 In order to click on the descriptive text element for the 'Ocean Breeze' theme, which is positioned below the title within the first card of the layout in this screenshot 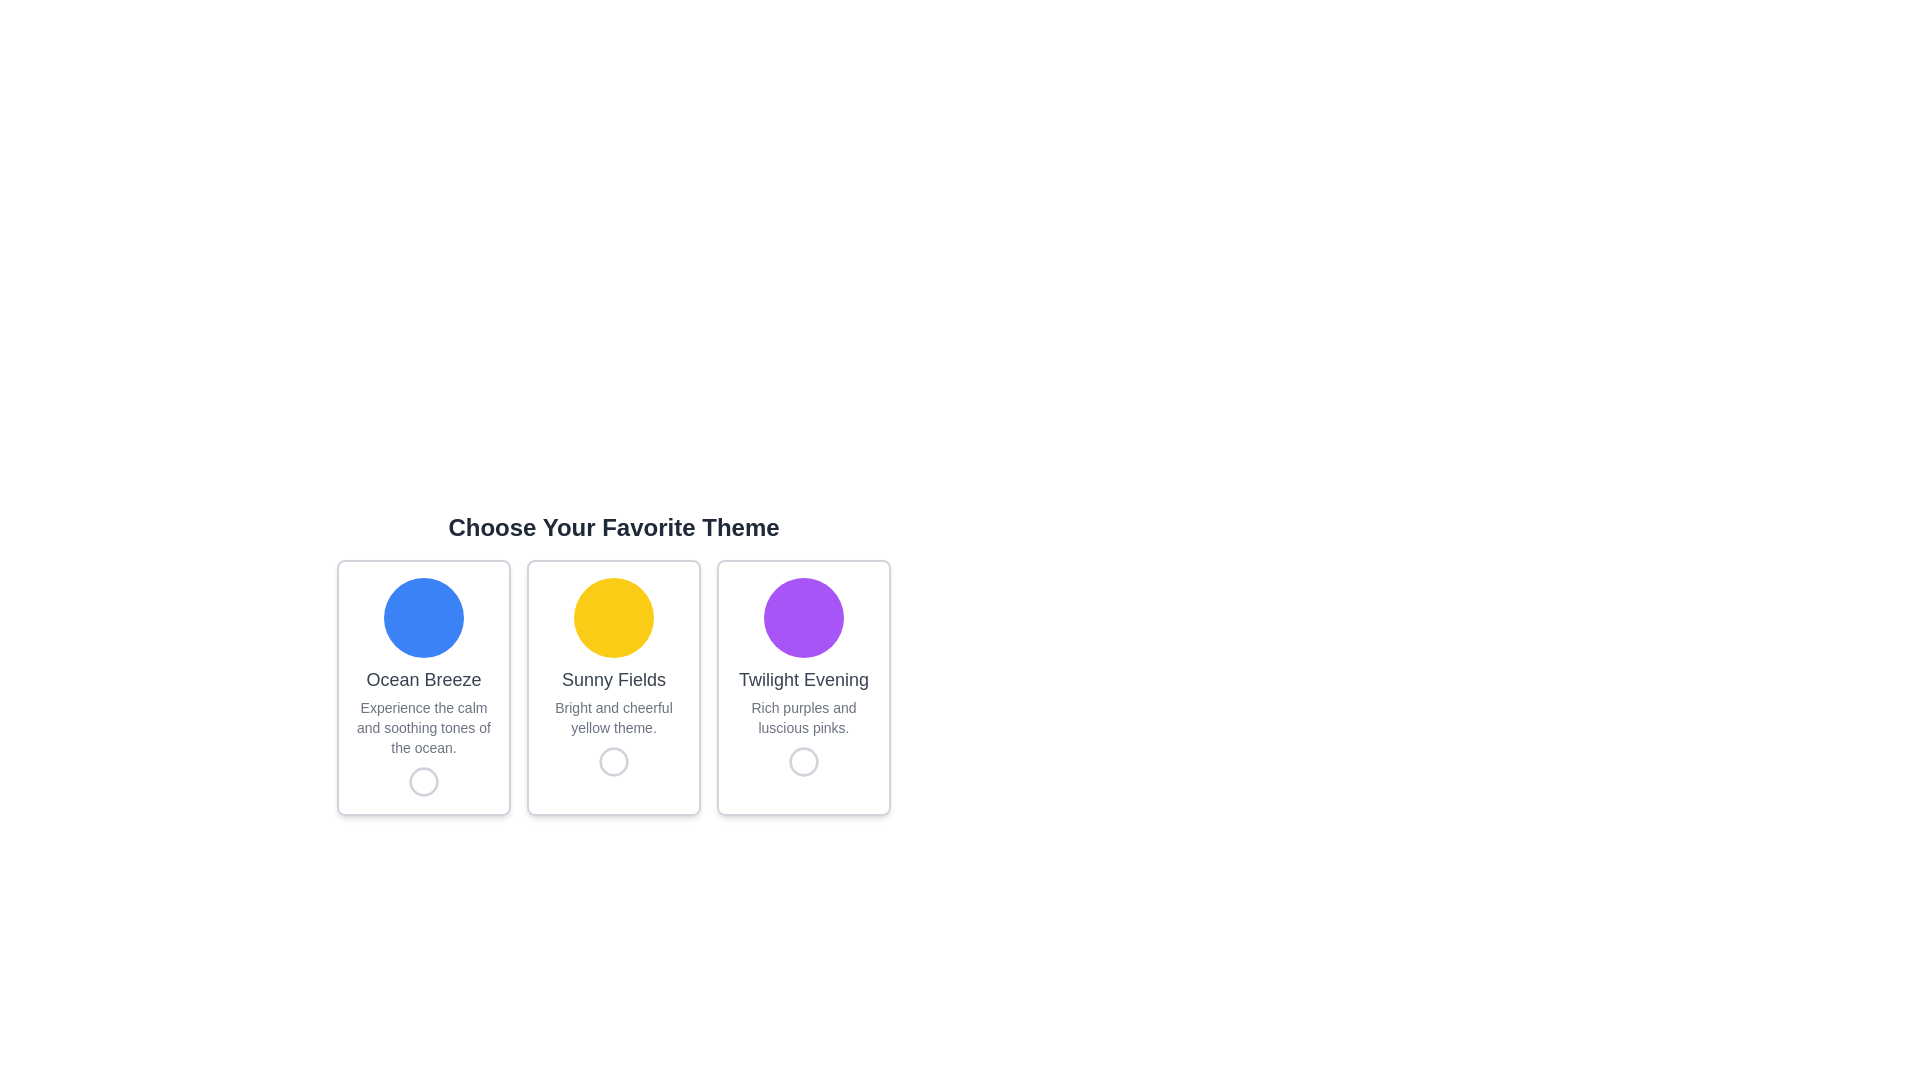, I will do `click(422, 728)`.